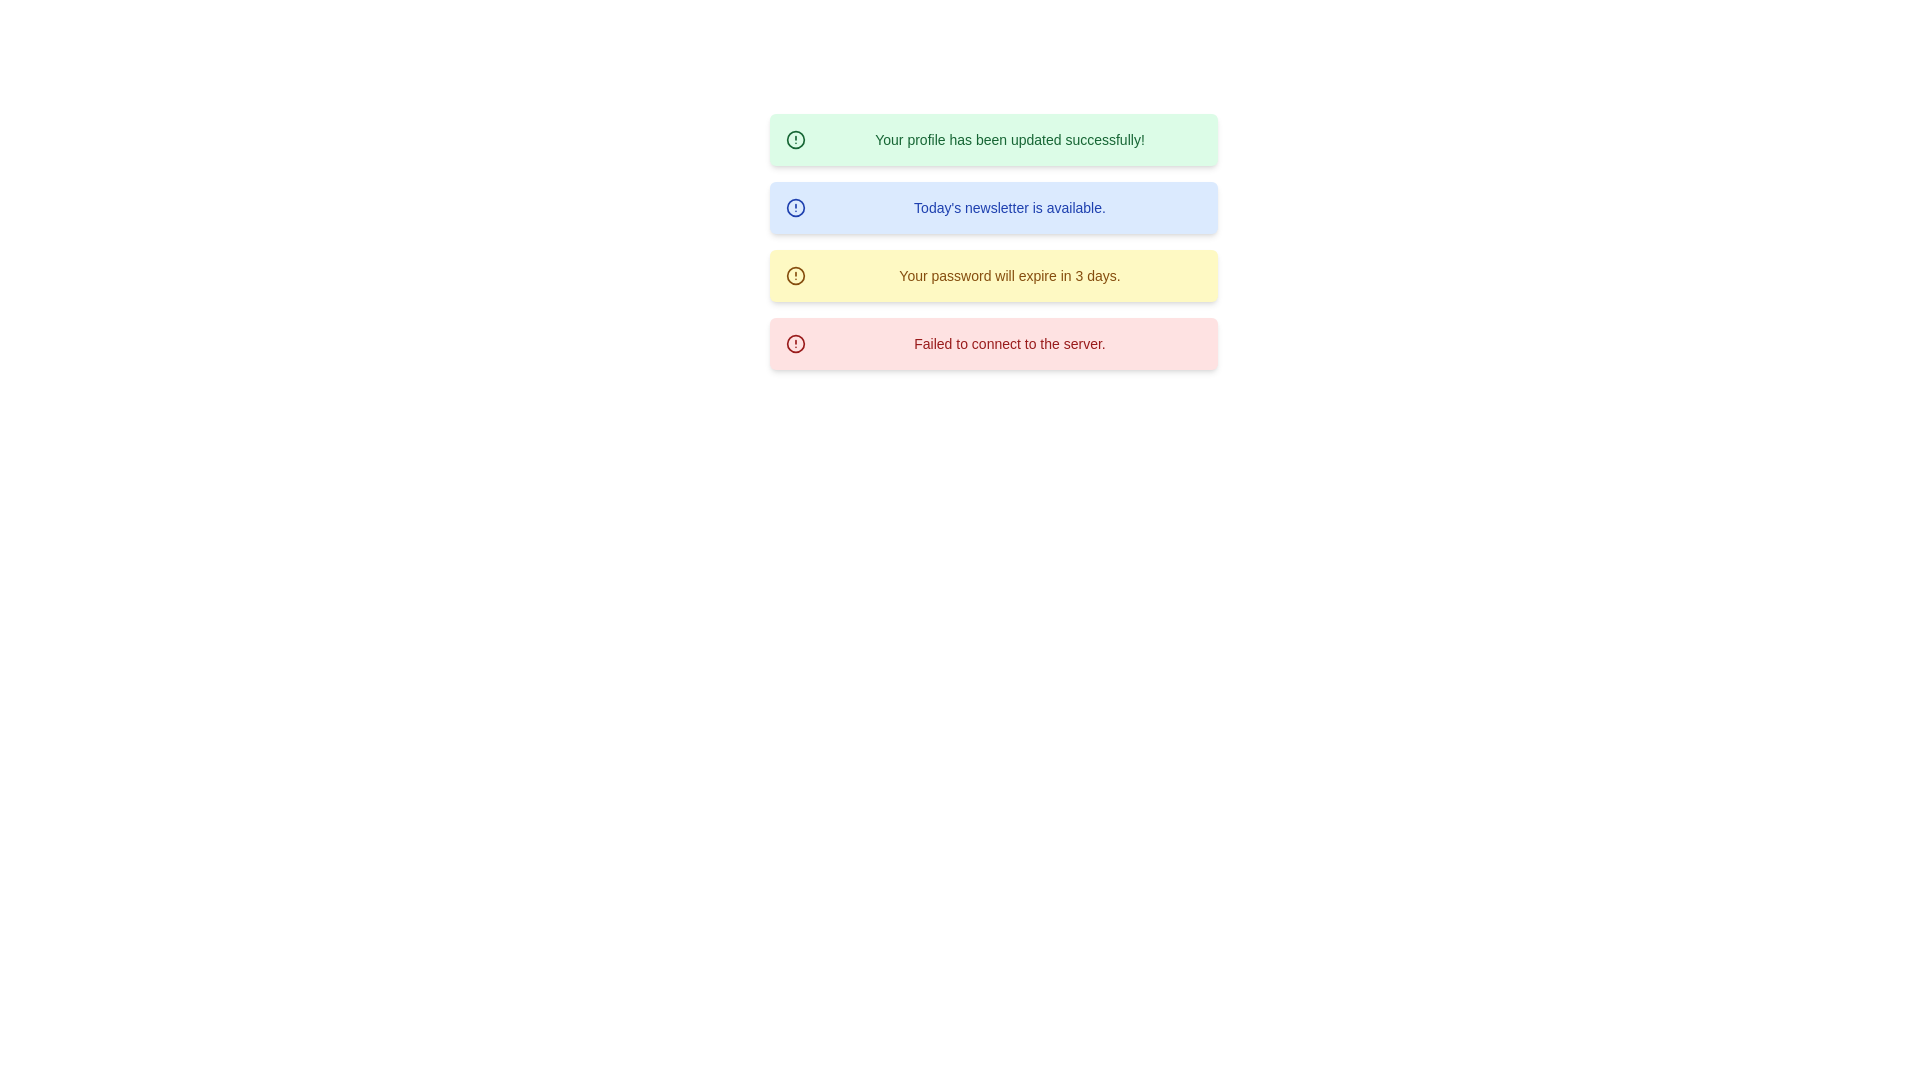 This screenshot has width=1920, height=1080. What do you see at coordinates (795, 208) in the screenshot?
I see `the Alert Icon, which is a circular icon with a warning symbol, styled with a blue border, located on the left side of the notification bar for 'Today's newsletter is available.'` at bounding box center [795, 208].